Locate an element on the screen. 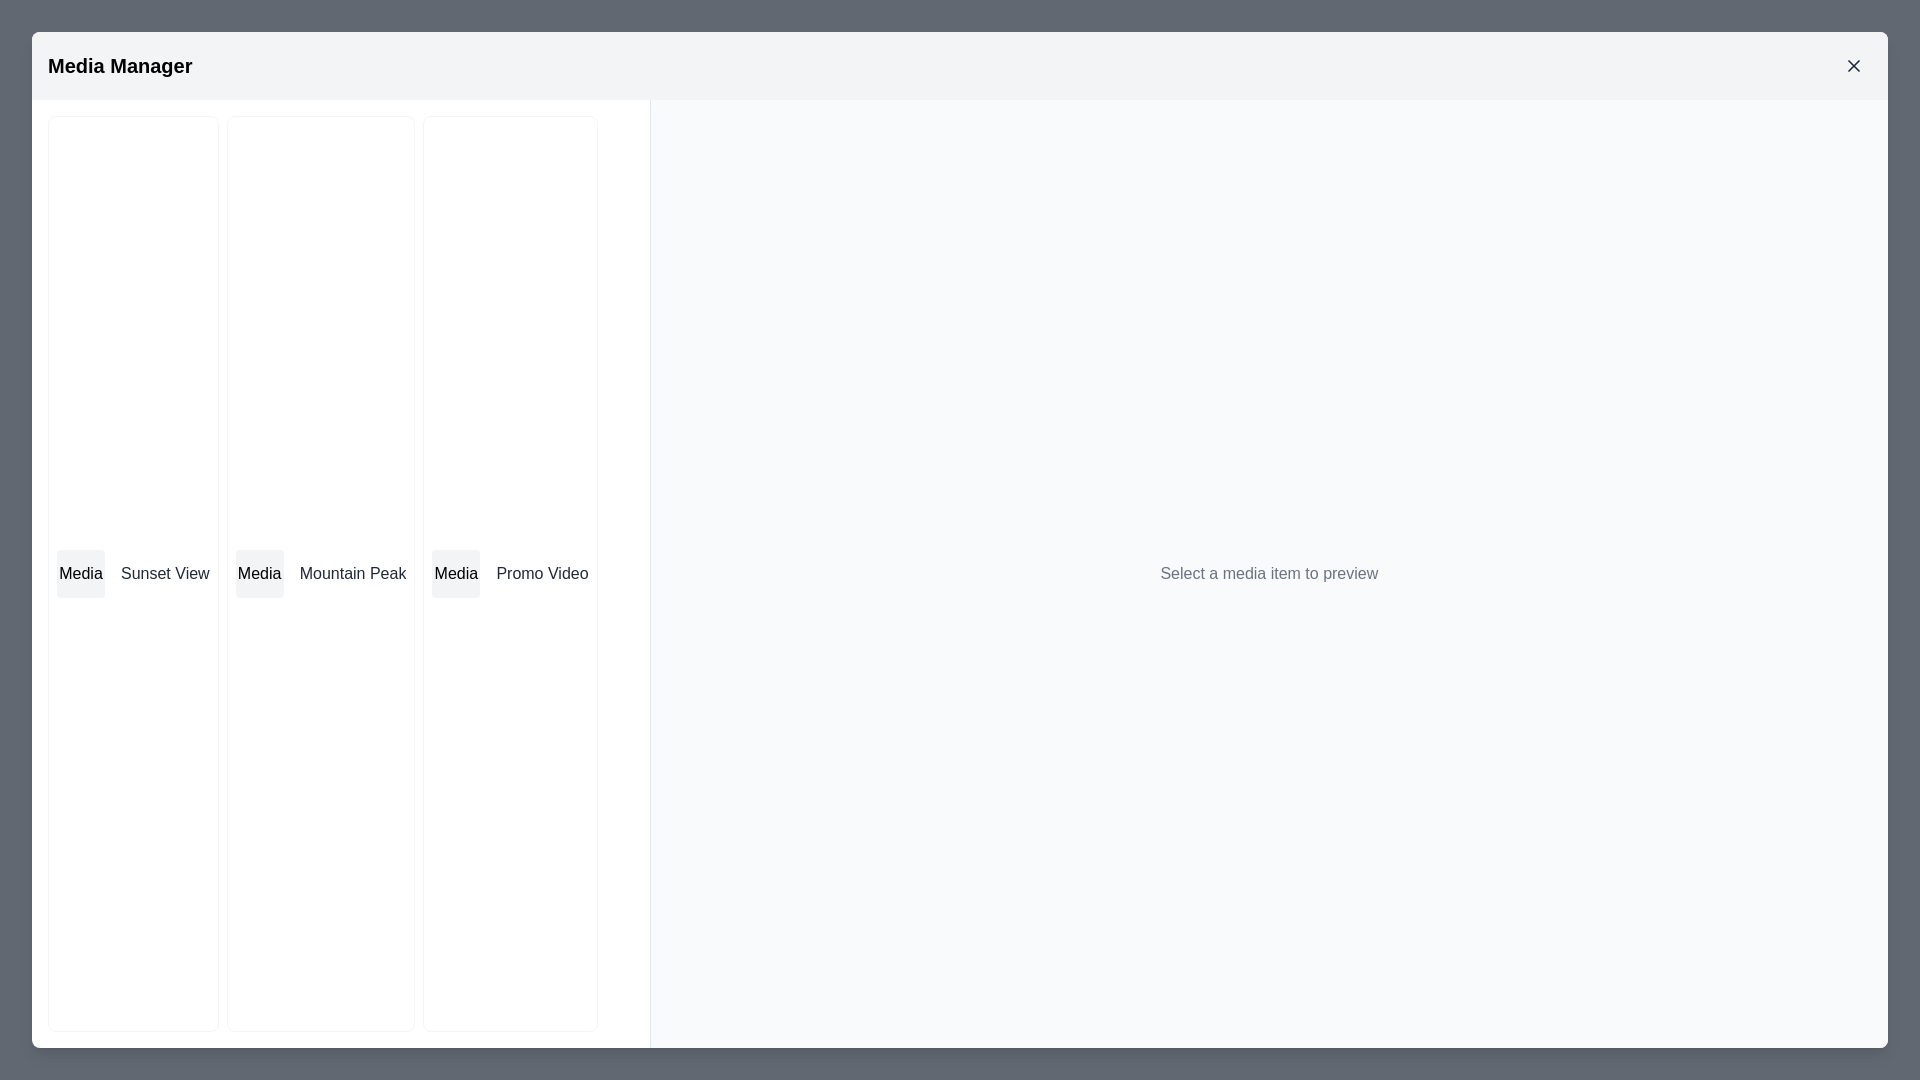 This screenshot has height=1080, width=1920. the text label displaying 'Sunset View' is located at coordinates (165, 574).